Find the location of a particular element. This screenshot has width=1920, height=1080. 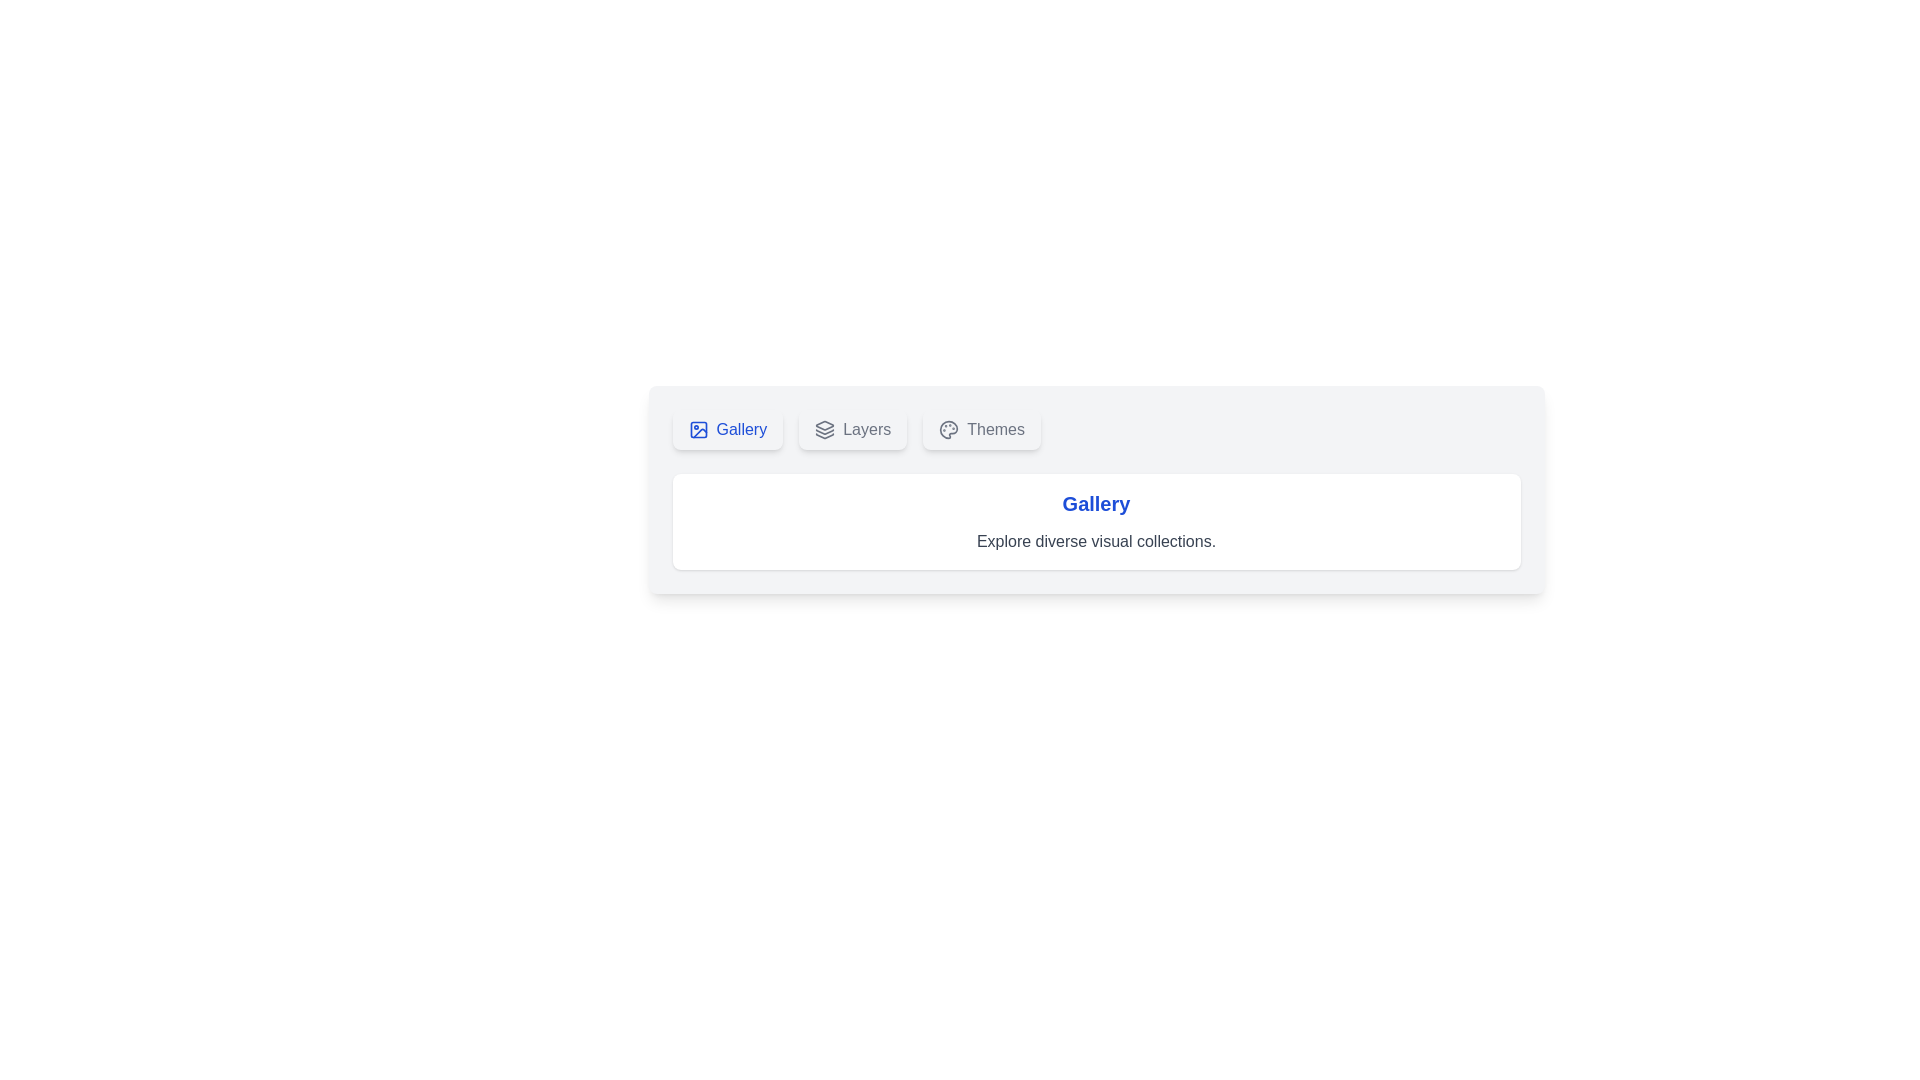

the Layers tab to view its content is located at coordinates (853, 428).